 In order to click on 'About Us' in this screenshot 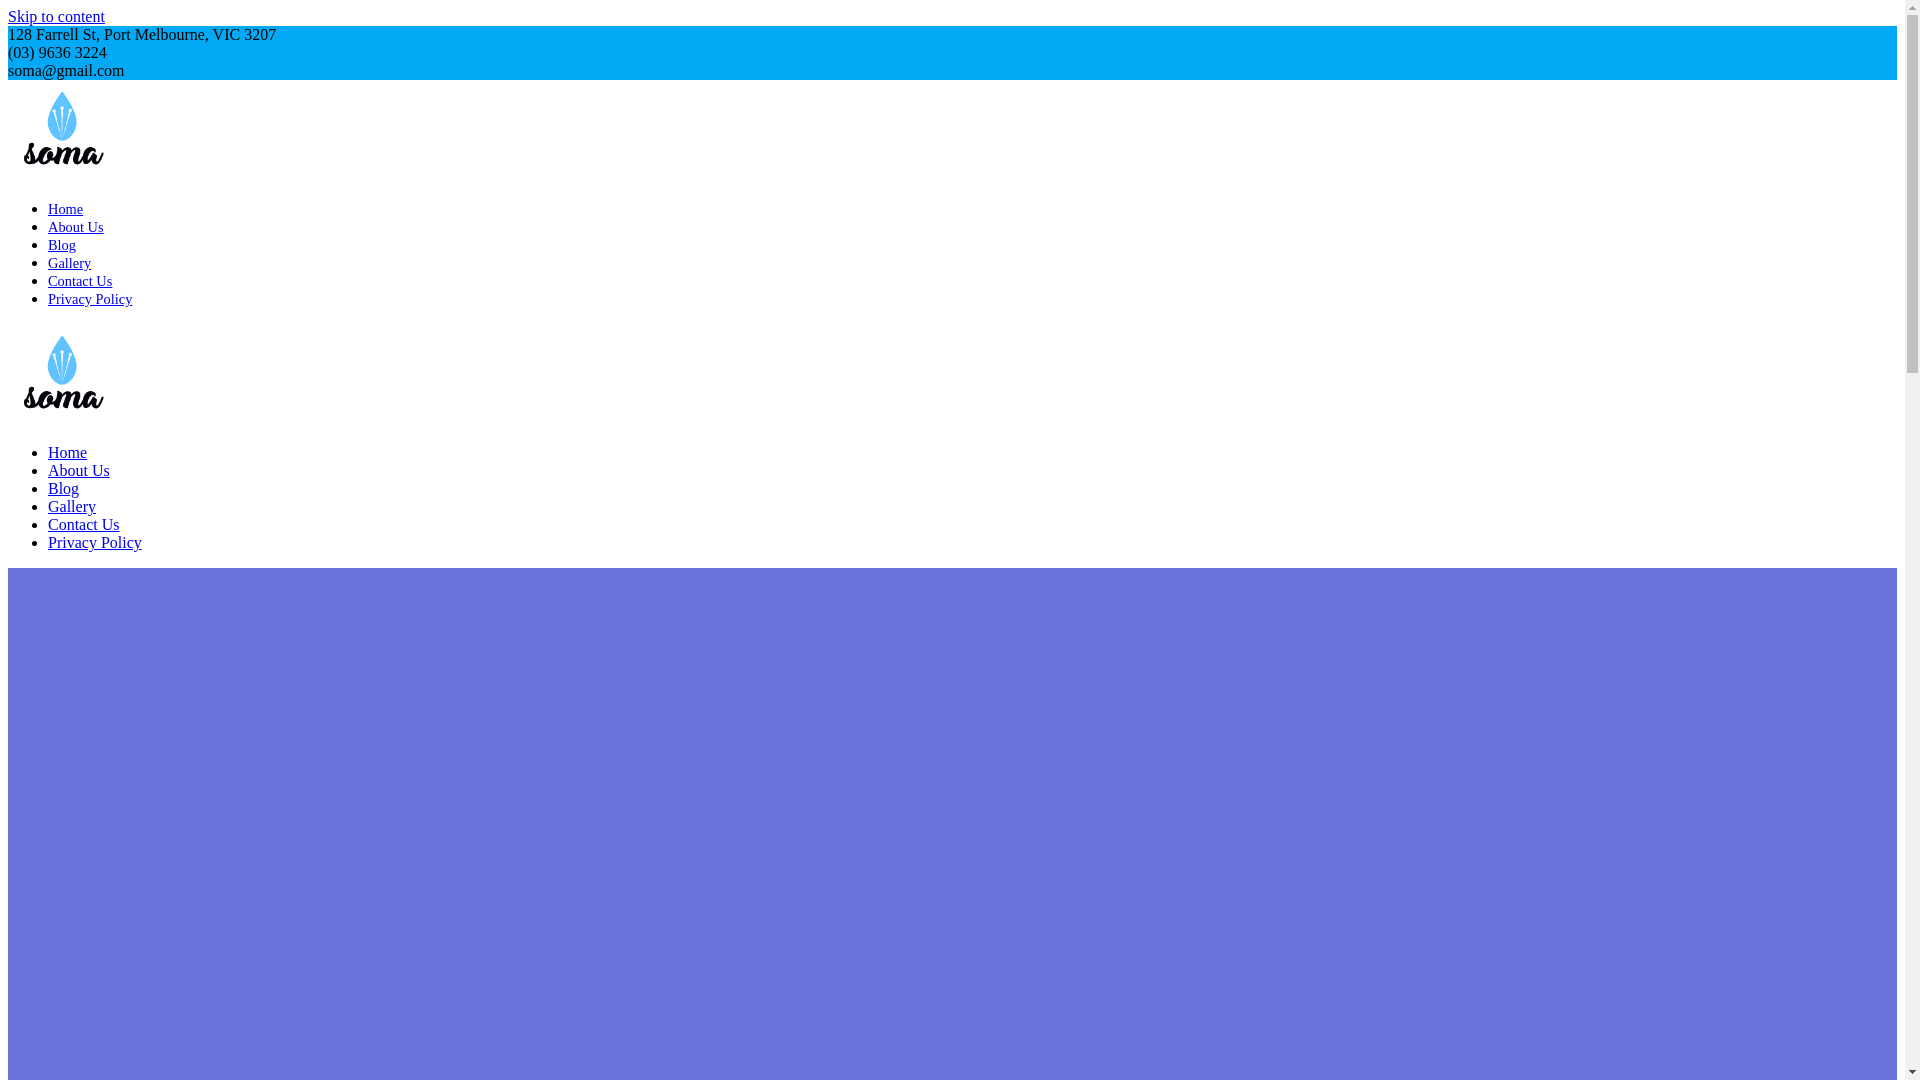, I will do `click(78, 470)`.